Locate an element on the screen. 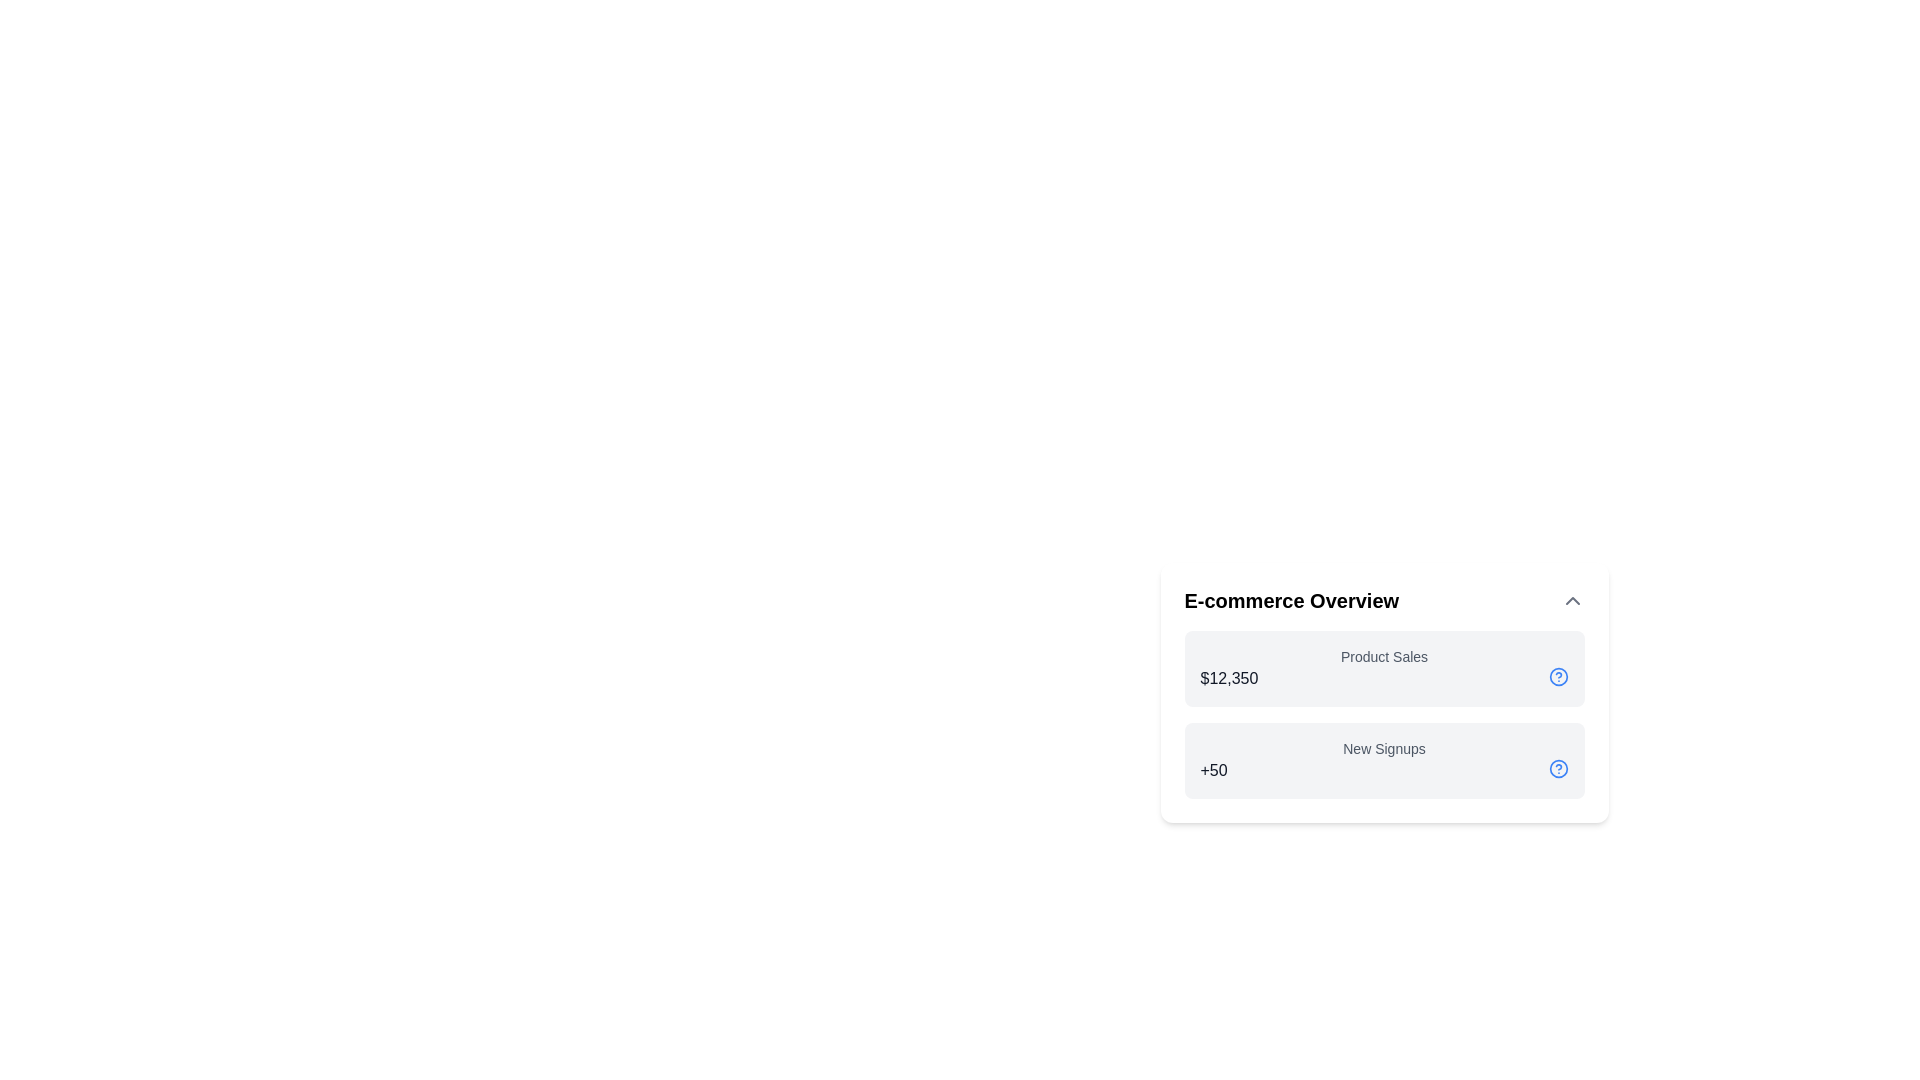  the 'New Signups' text label displayed in a small, gray font, which is horizontally centered within the 'E-commerce Overview' card and located above the numeric value '+50' is located at coordinates (1383, 748).